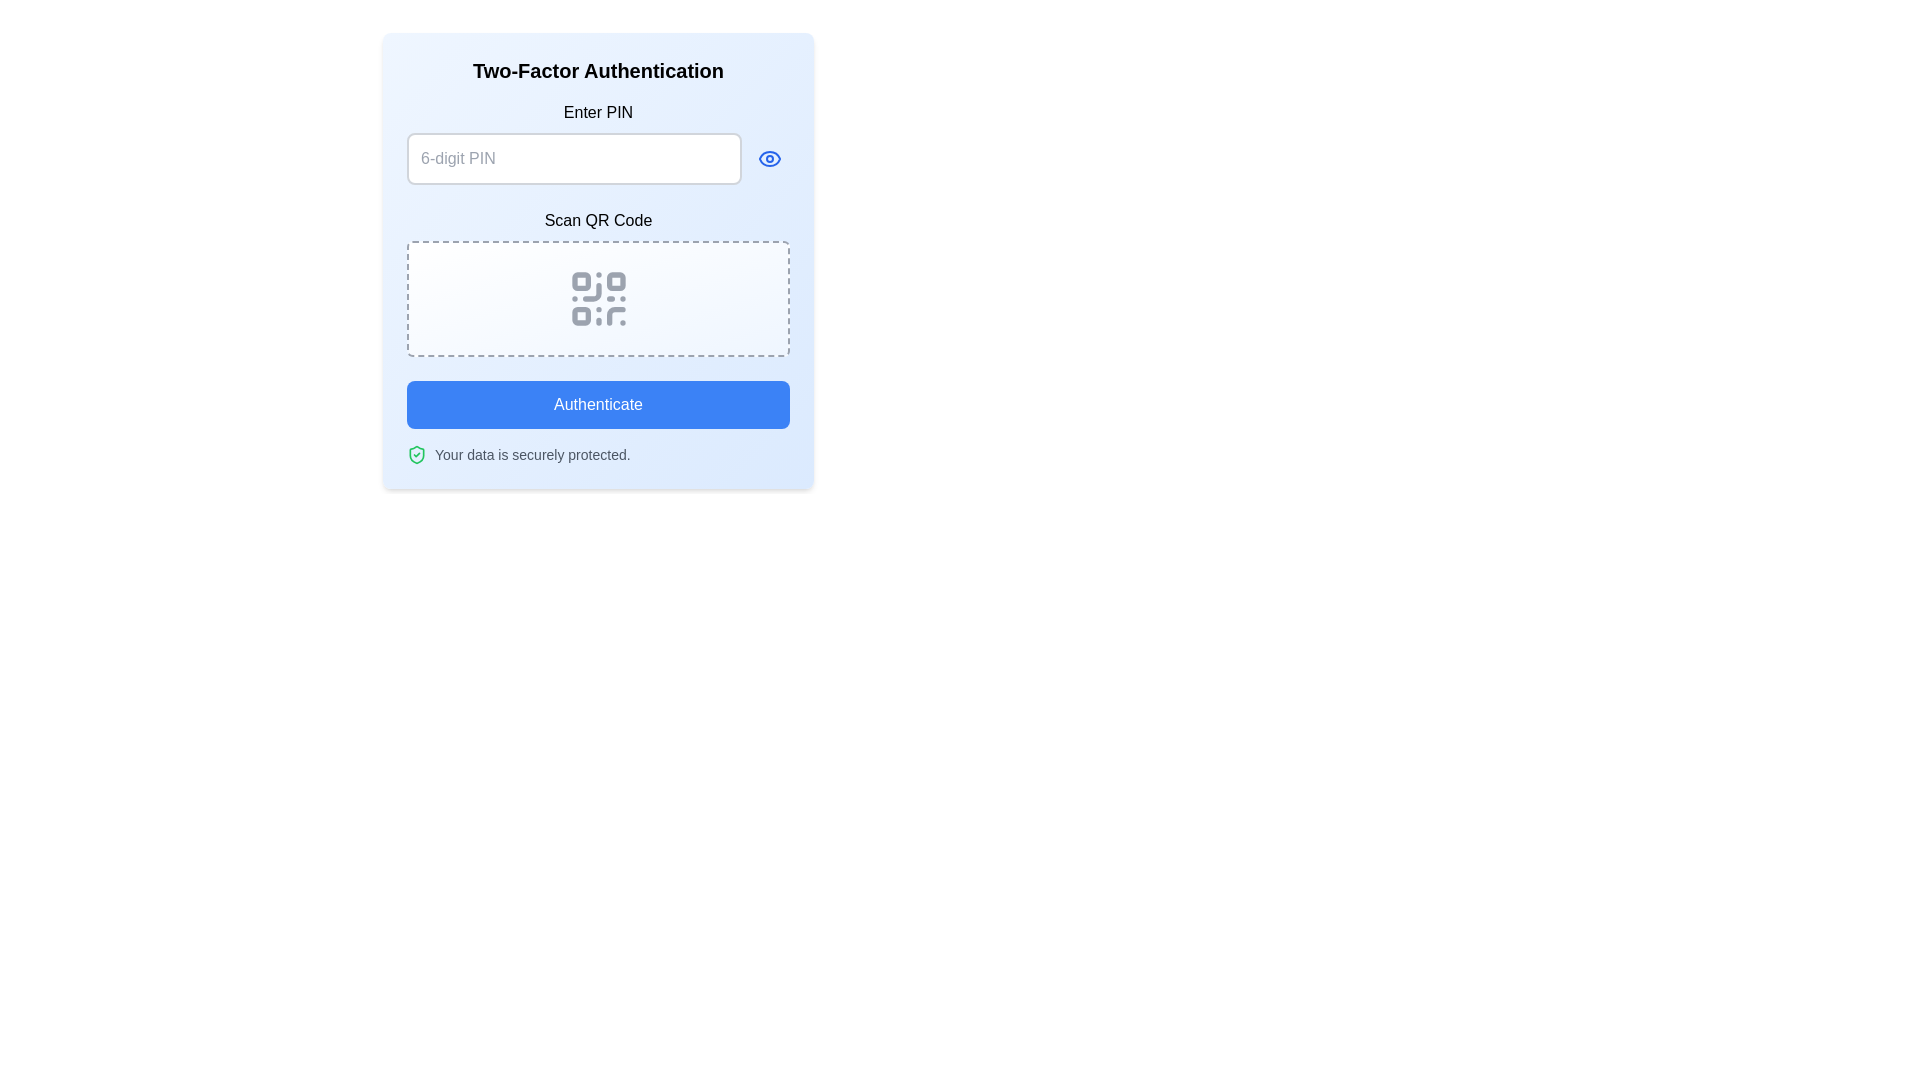  I want to click on the QR code icon in the 'Two-Factor Authentication' section, which is centrally aligned within a dashed border box, so click(597, 299).